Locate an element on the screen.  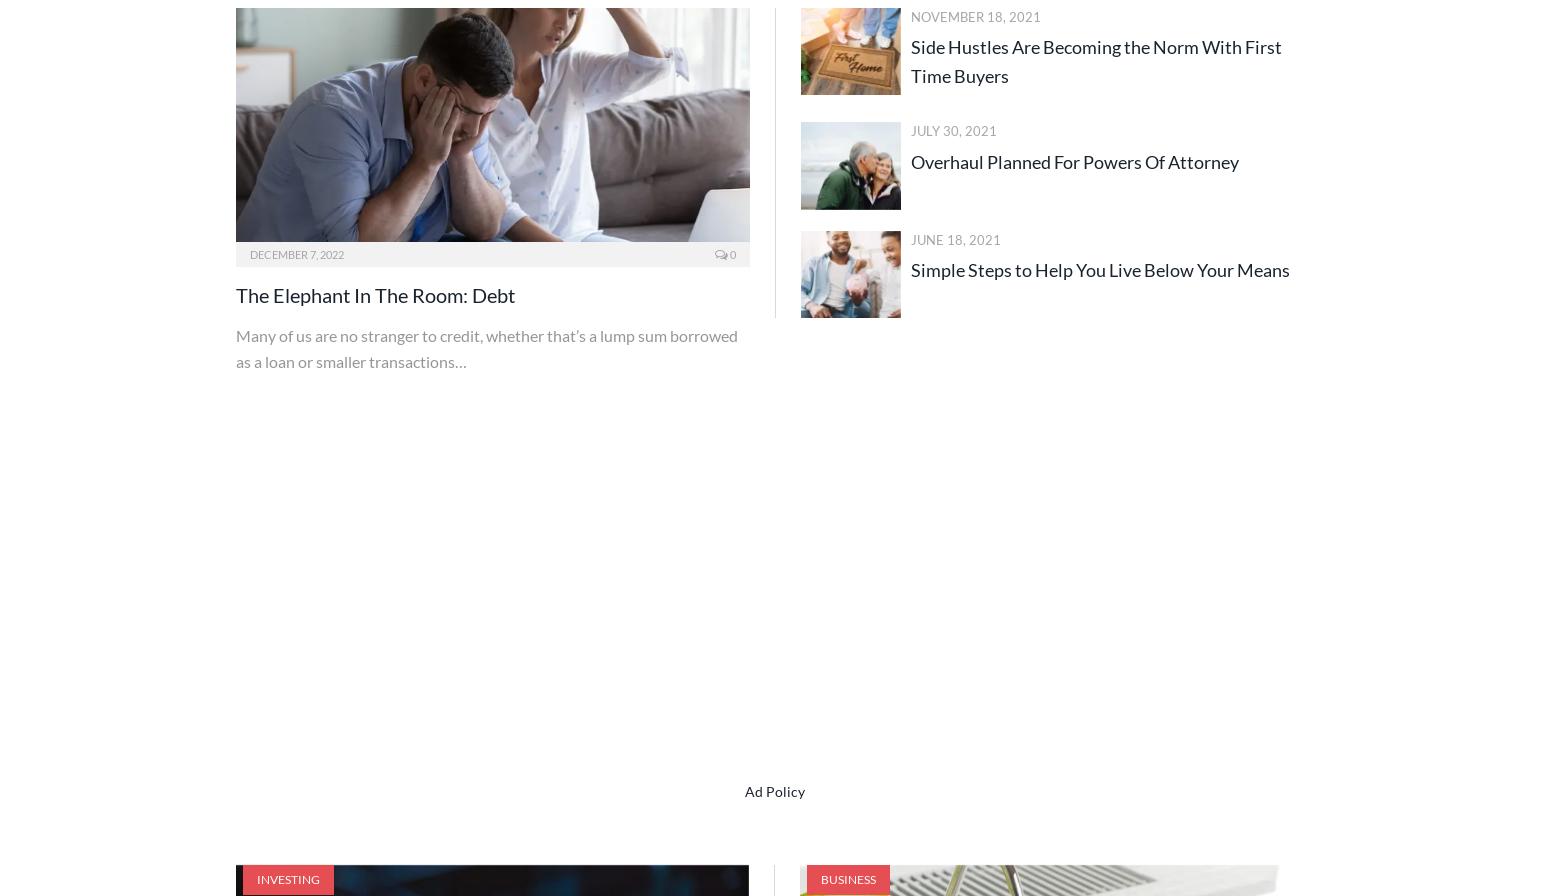
'December 7, 2022' is located at coordinates (296, 254).